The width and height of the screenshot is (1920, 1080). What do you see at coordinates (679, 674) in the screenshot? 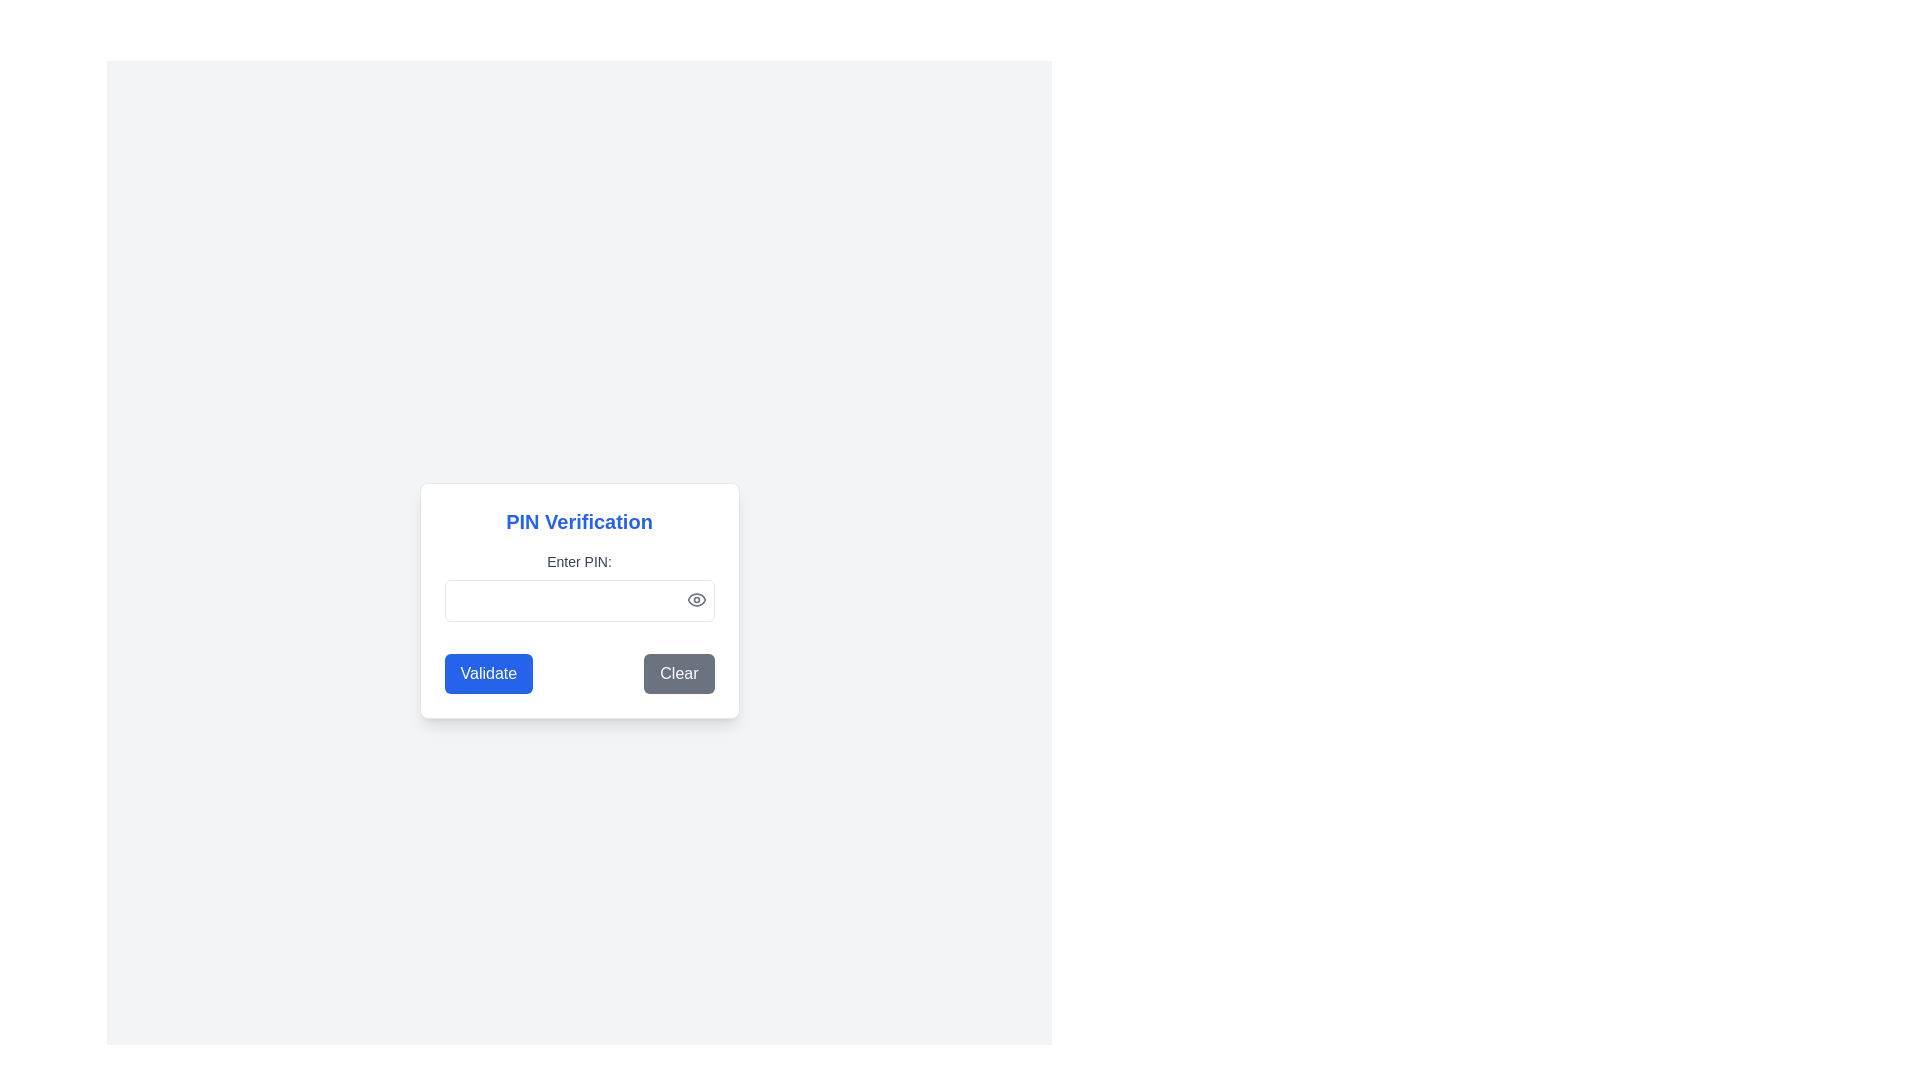
I see `the 'Clear' button, which is a rectangular button with white text on a medium gray background, located to the right of the 'Validate' button in the PIN verification modal` at bounding box center [679, 674].